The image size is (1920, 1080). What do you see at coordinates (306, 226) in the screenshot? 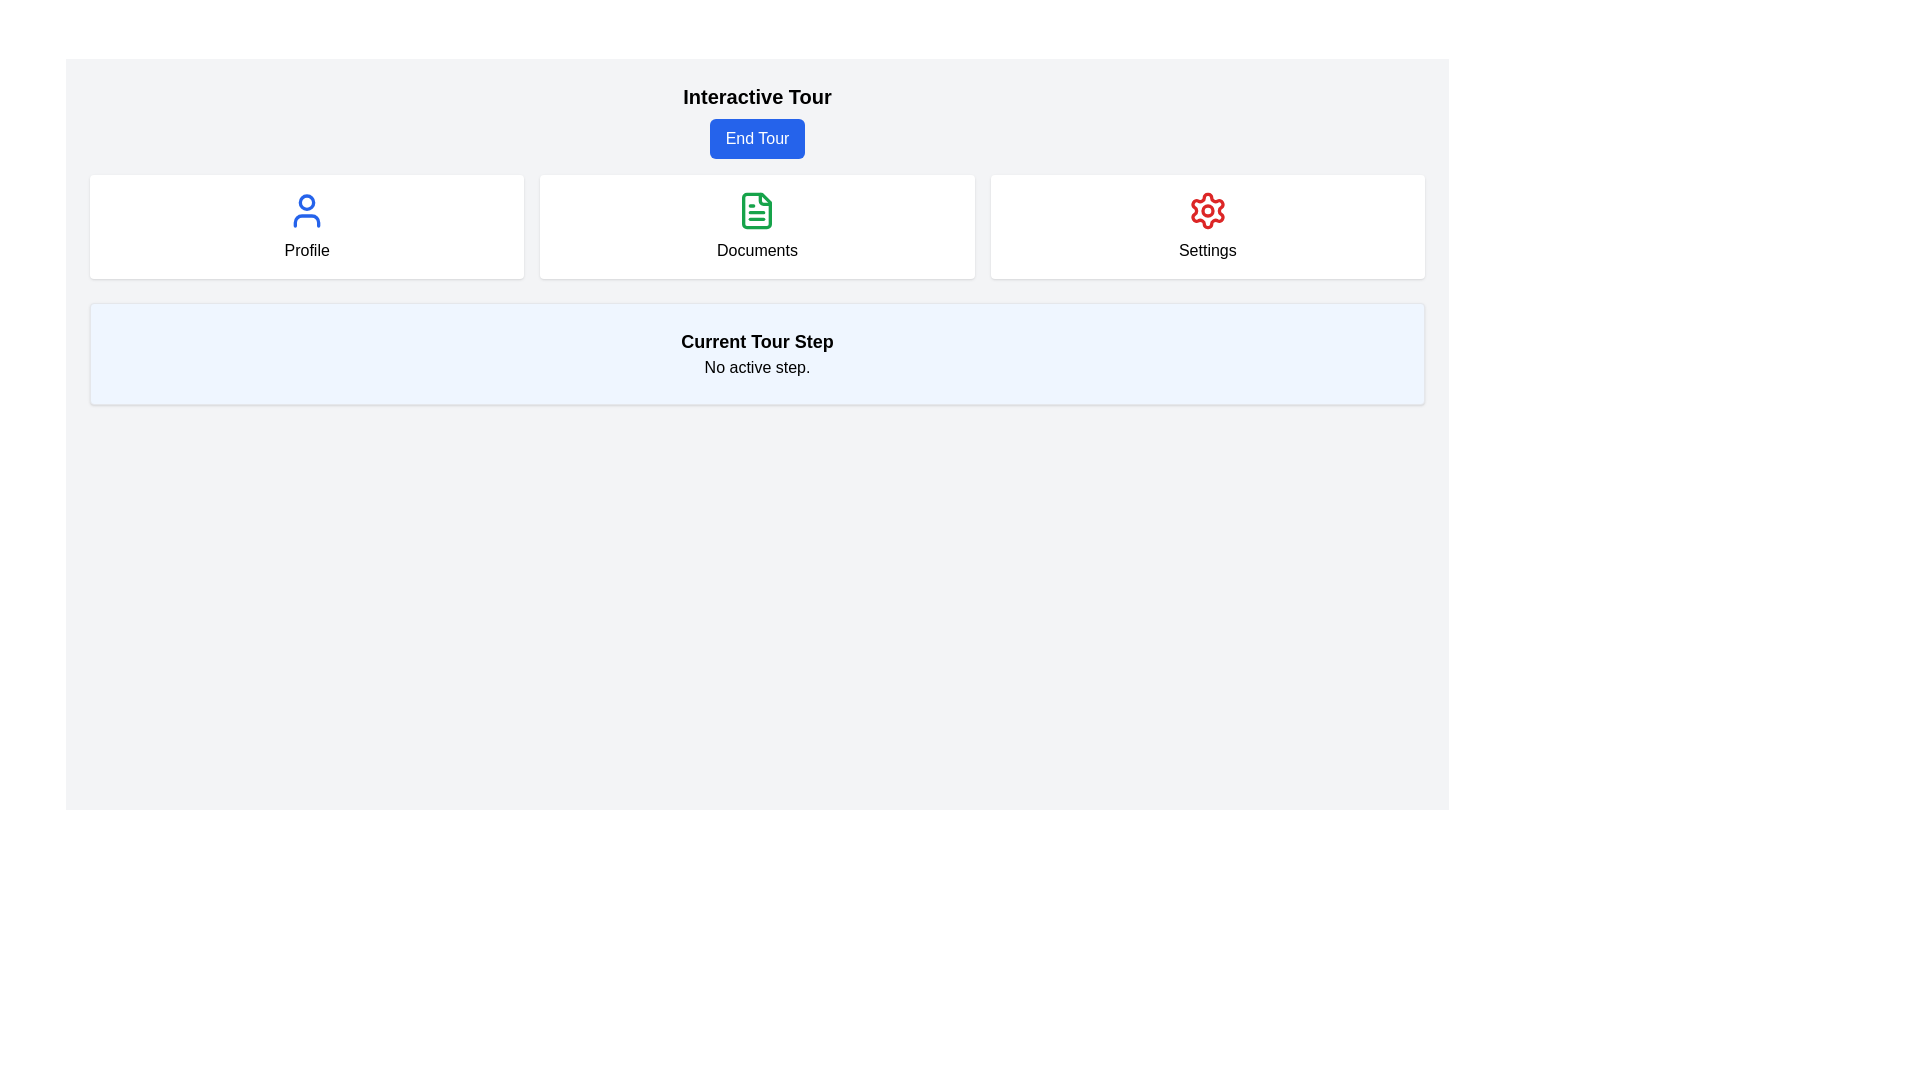
I see `the clickable card or button located in the top-left section of the interface` at bounding box center [306, 226].